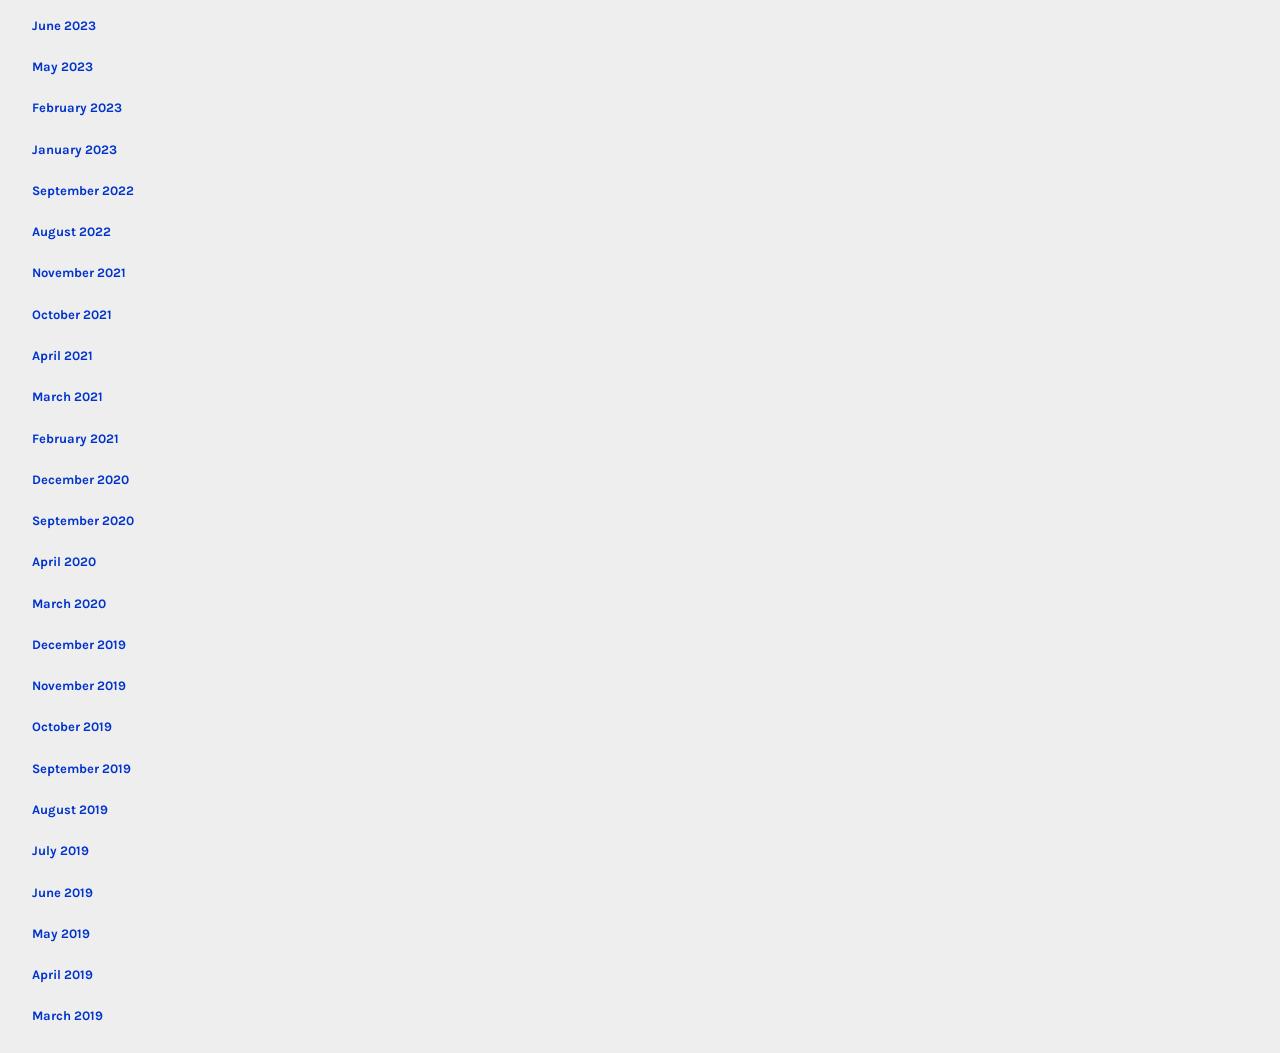 Image resolution: width=1280 pixels, height=1053 pixels. I want to click on 'November 2019', so click(78, 685).